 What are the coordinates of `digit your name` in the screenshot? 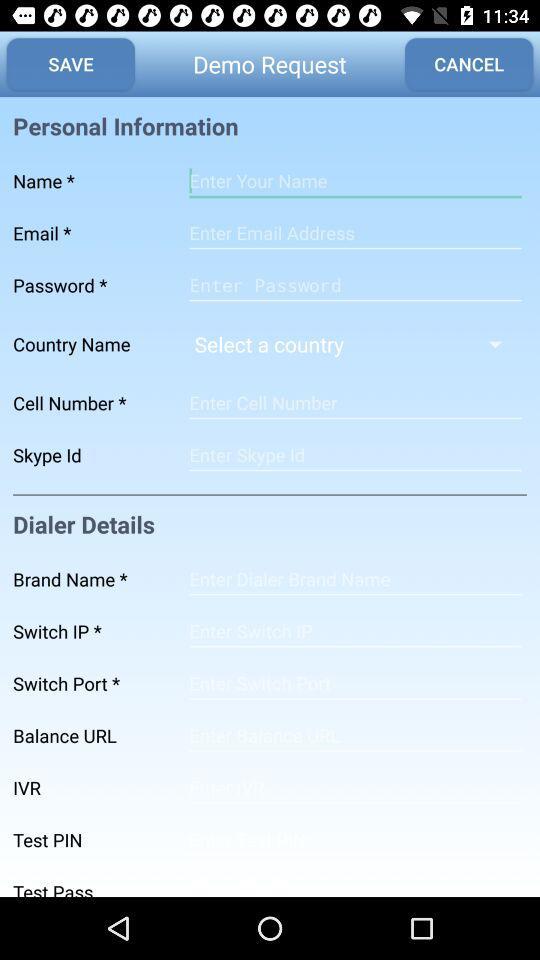 It's located at (354, 181).